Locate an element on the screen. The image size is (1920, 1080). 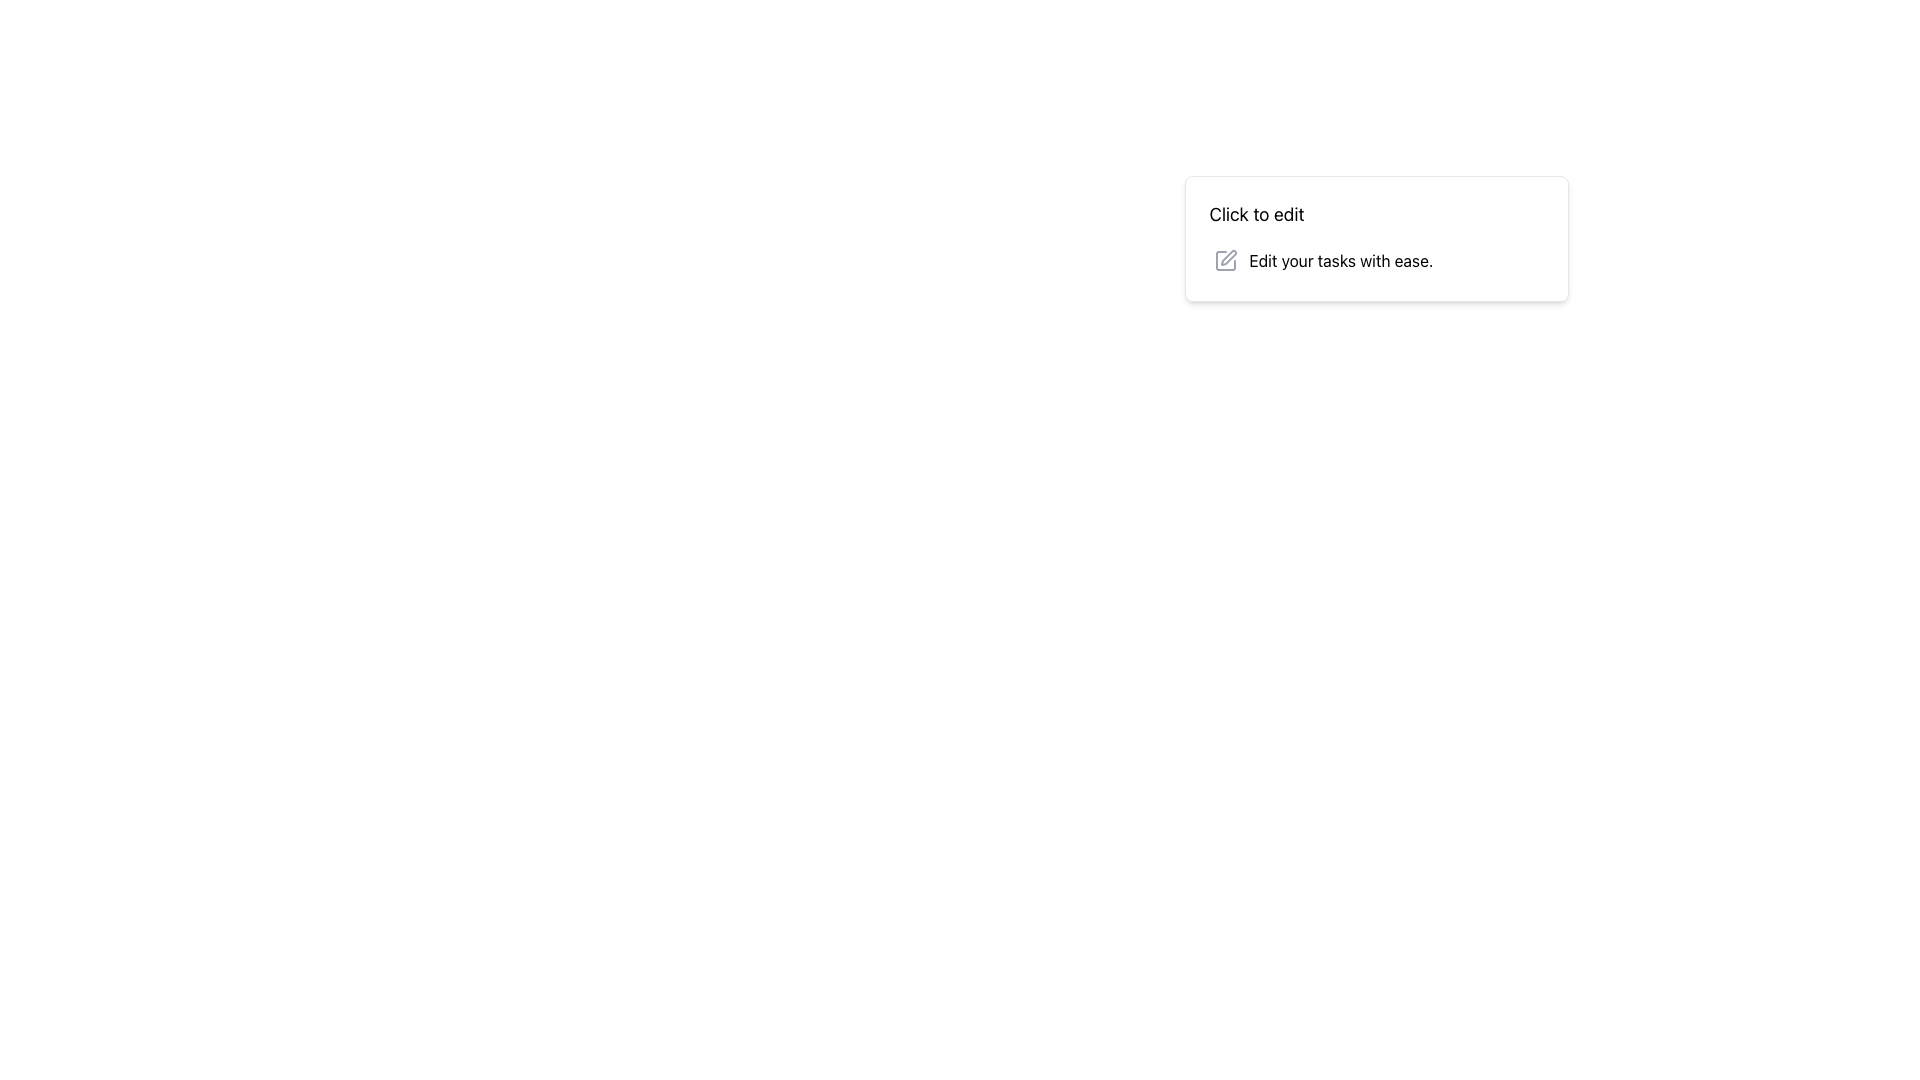
text label displaying 'Edit your tasks with ease.' which is located in a card-like interface to the right of a pencil icon is located at coordinates (1341, 260).